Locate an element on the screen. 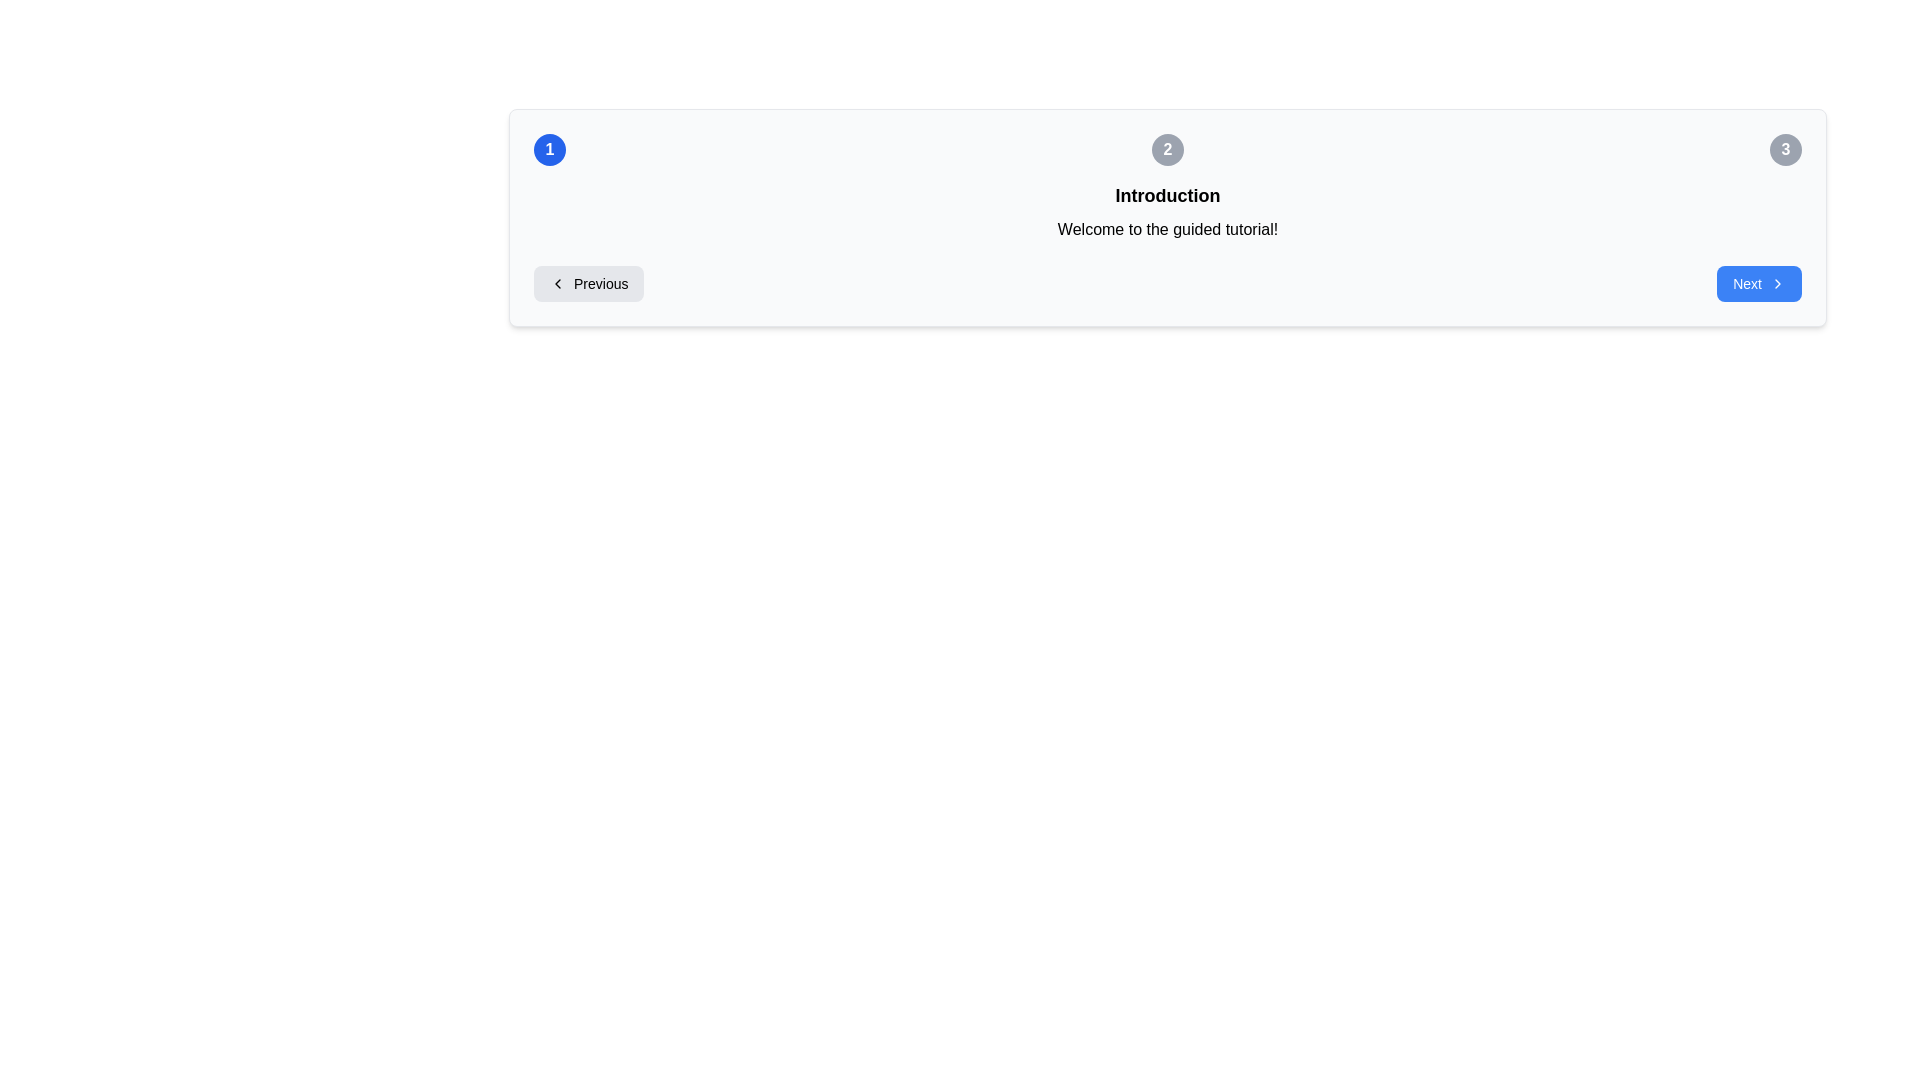  the leftmost circular button with a blue background and the white text '1' is located at coordinates (550, 149).